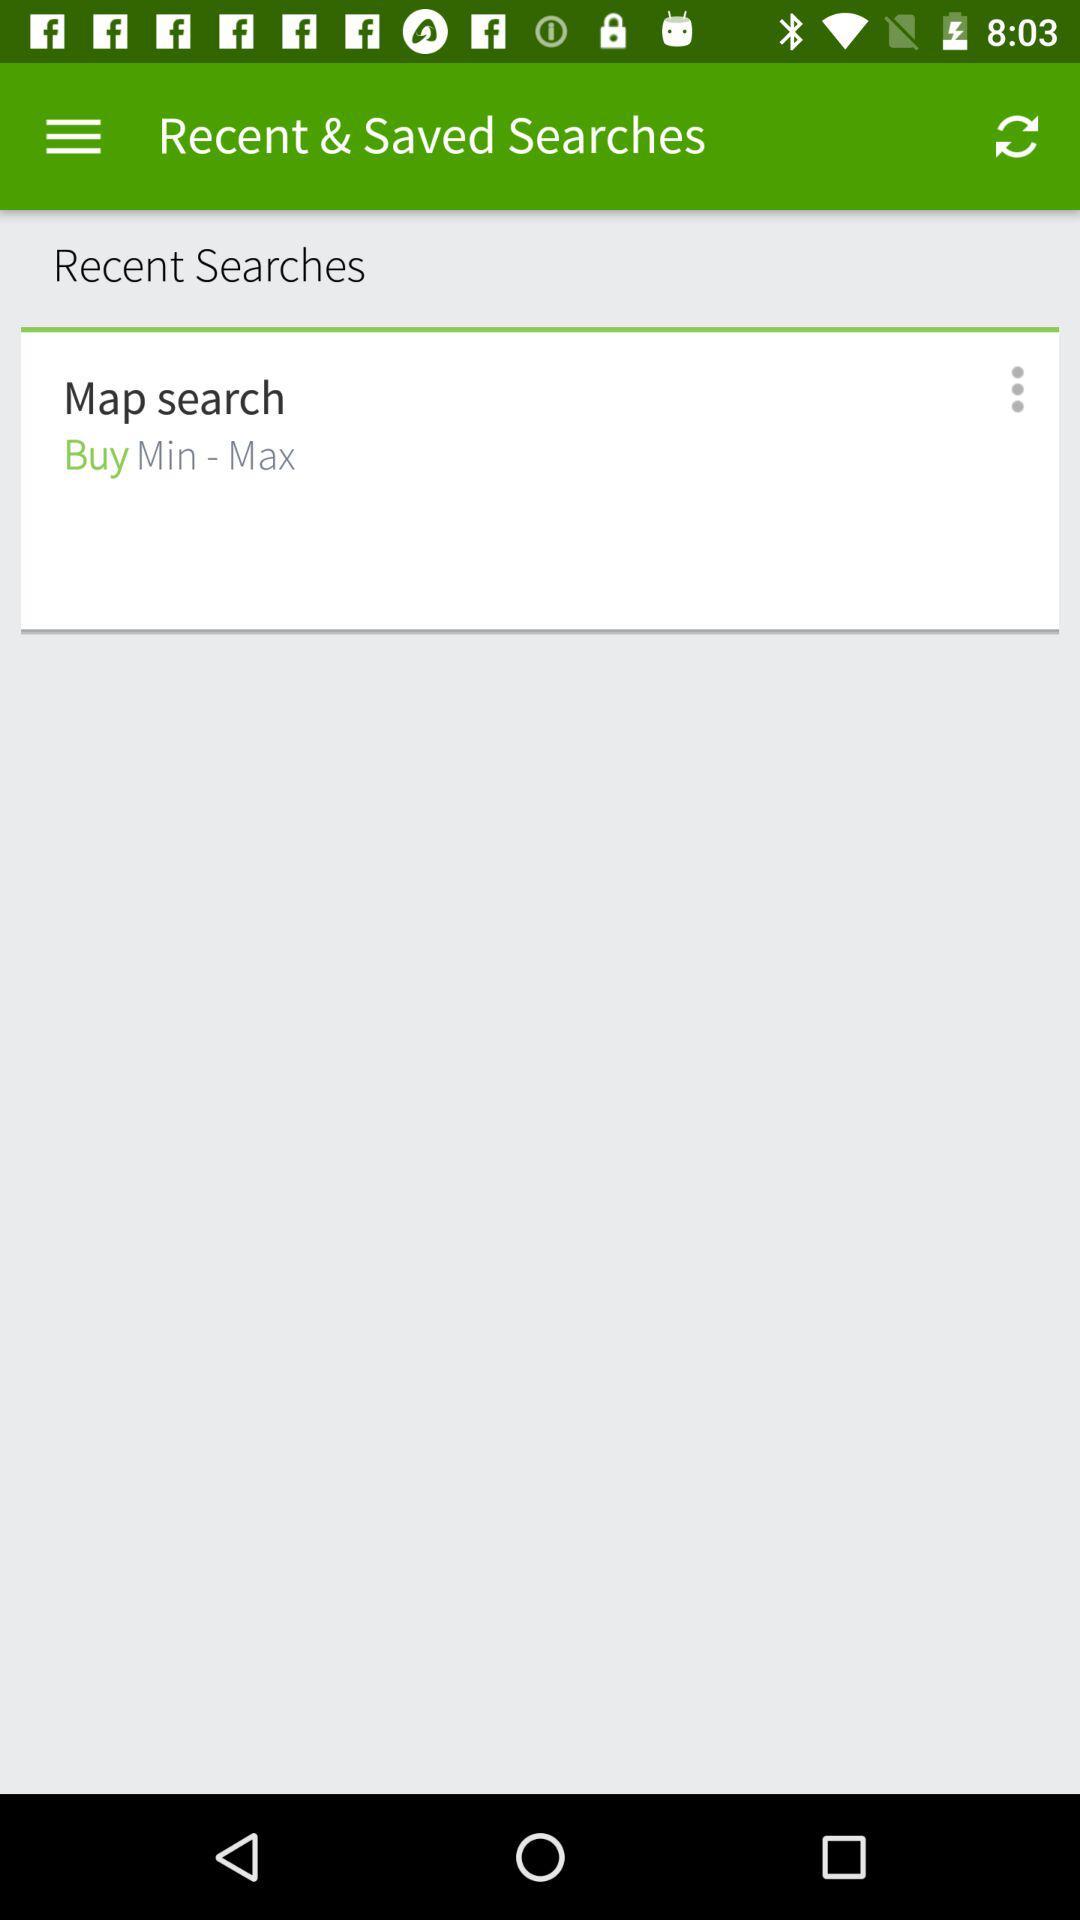  Describe the element at coordinates (995, 389) in the screenshot. I see `open more options` at that location.